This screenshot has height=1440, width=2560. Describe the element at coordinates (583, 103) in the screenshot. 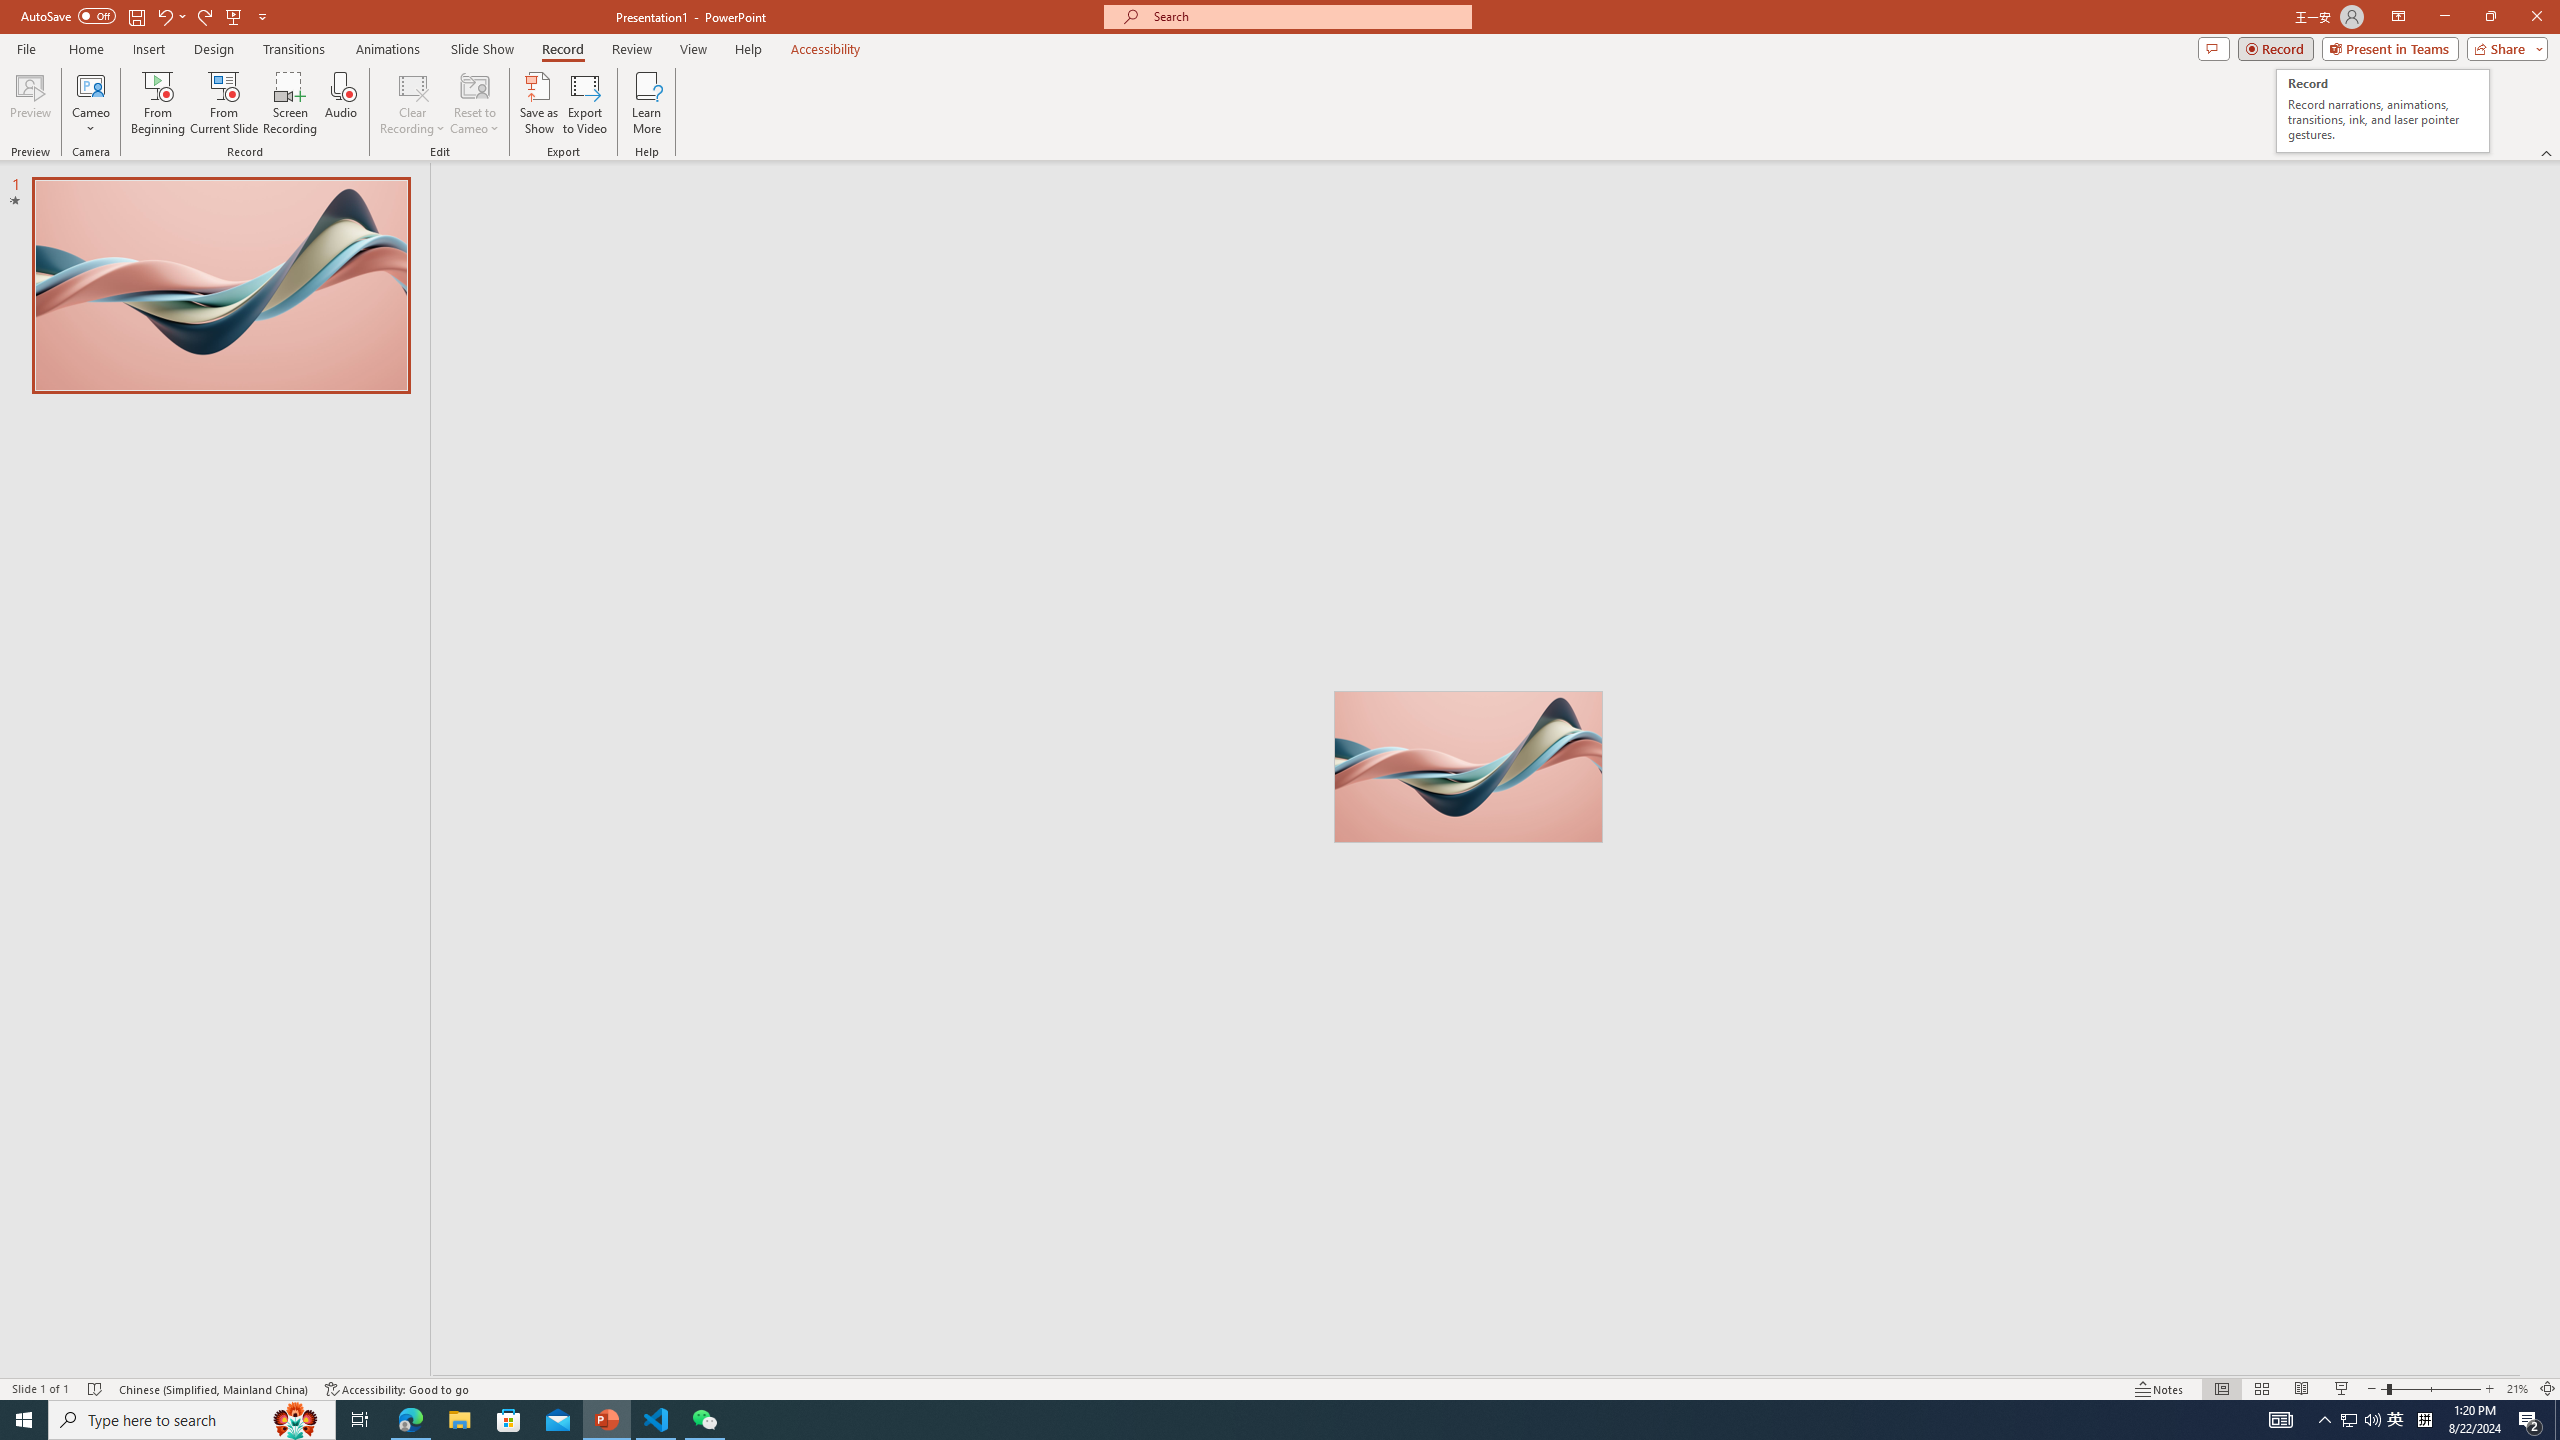

I see `'Export to Video'` at that location.